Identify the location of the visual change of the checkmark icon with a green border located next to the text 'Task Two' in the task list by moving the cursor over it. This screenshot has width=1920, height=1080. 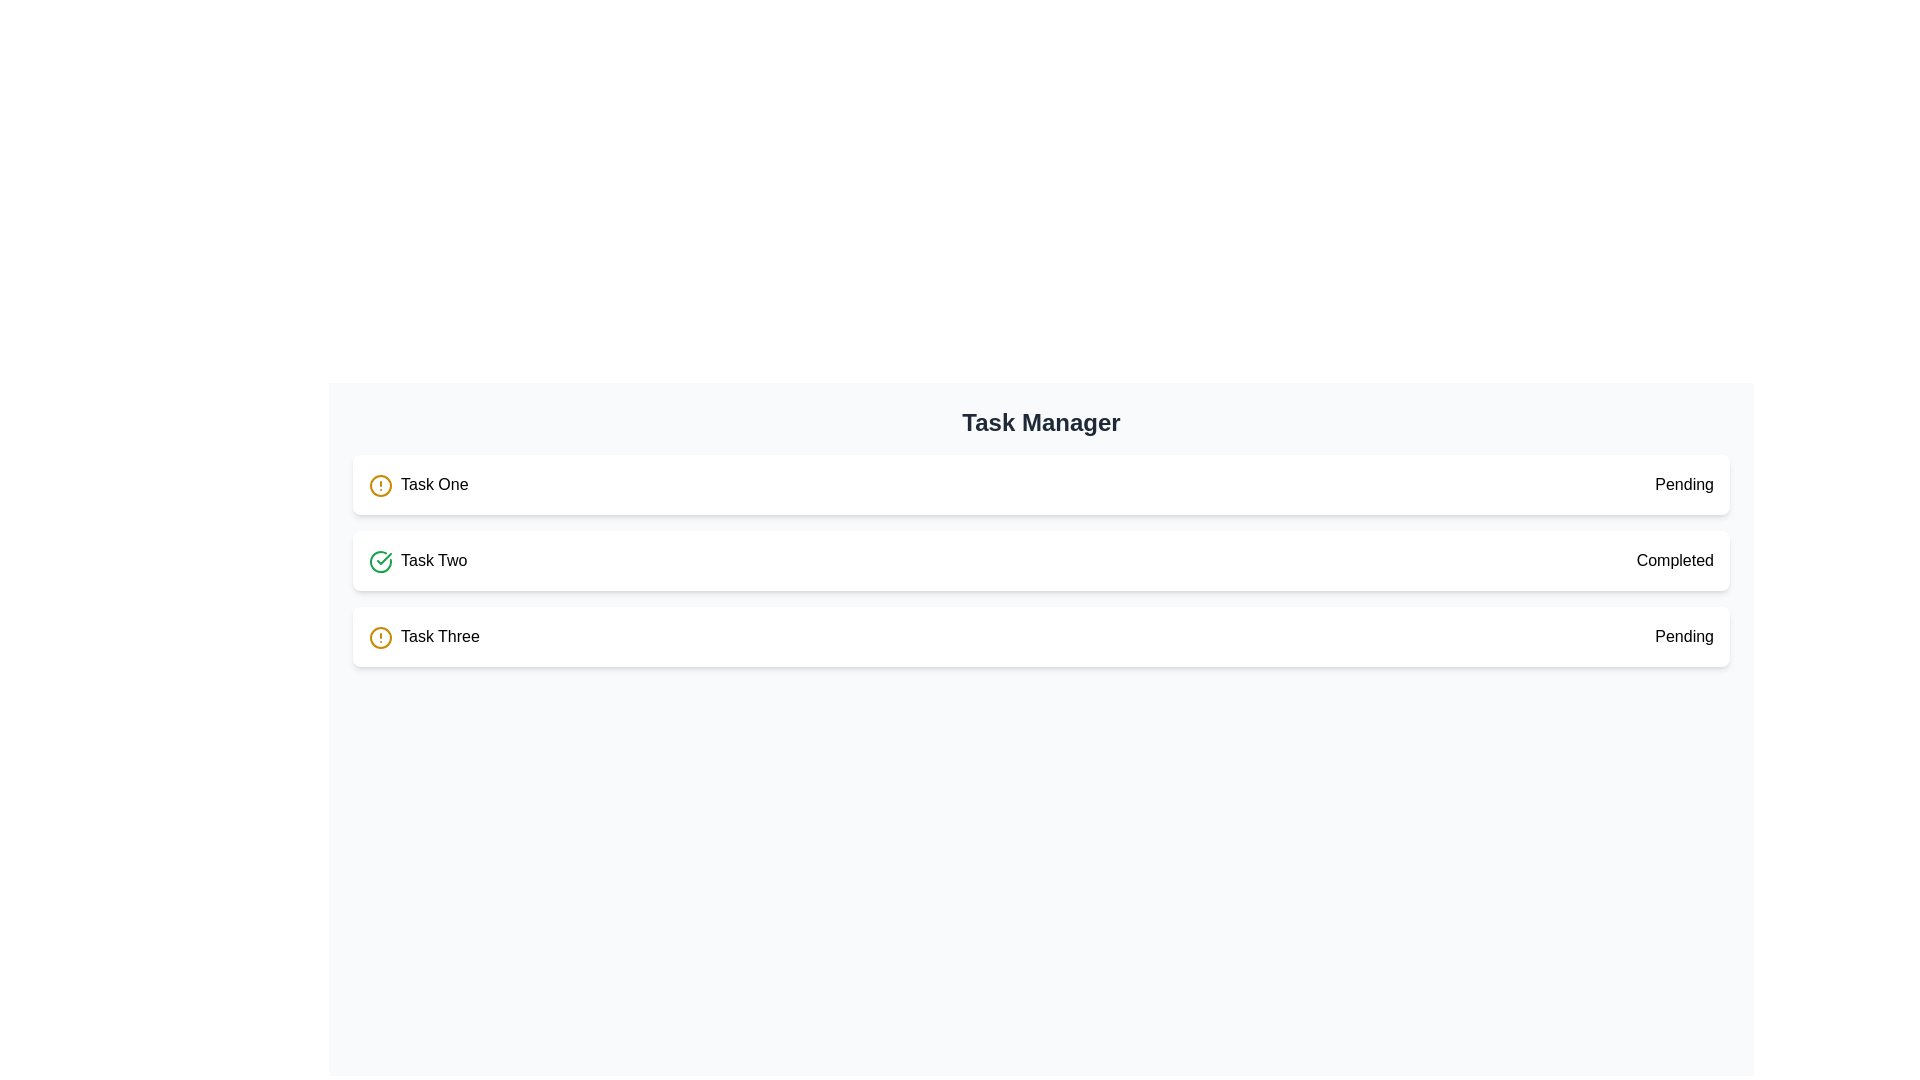
(384, 559).